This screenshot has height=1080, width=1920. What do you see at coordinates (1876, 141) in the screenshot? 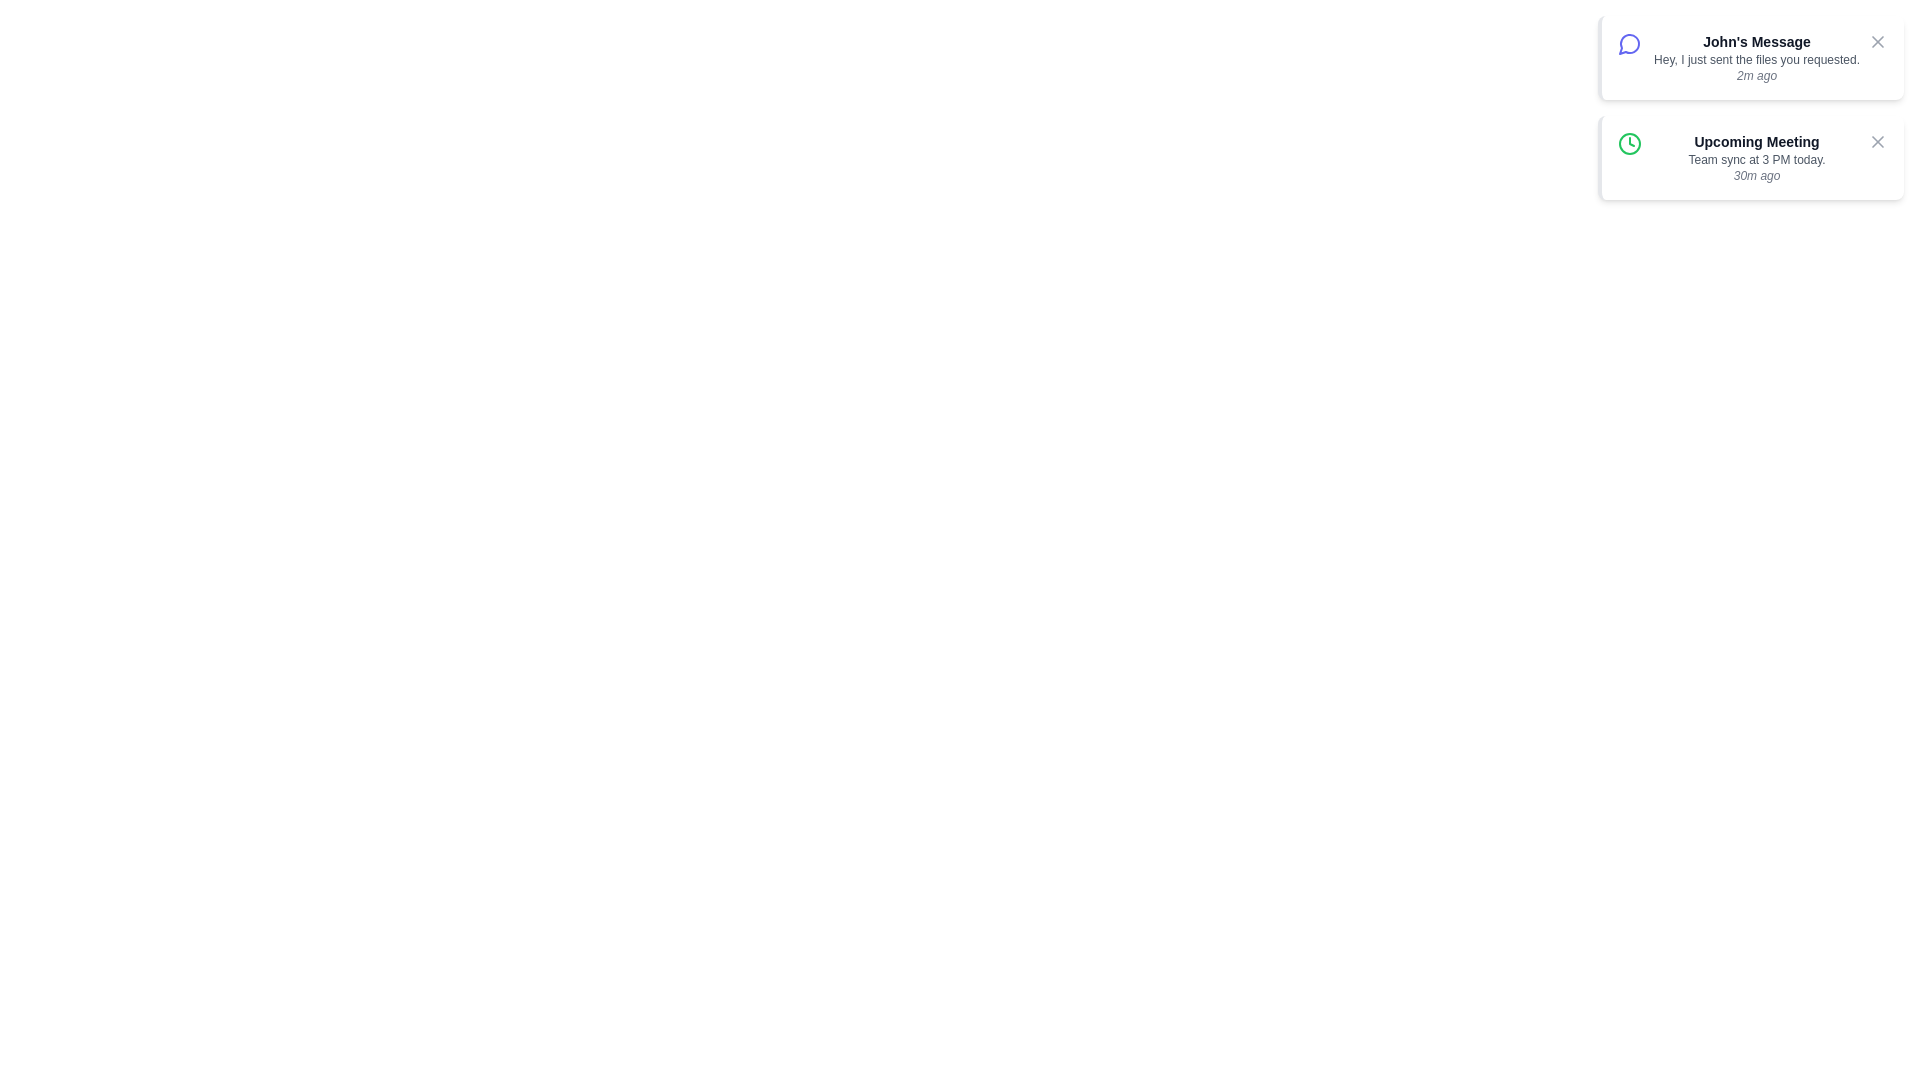
I see `close button for the notification titled Upcoming Meeting` at bounding box center [1876, 141].